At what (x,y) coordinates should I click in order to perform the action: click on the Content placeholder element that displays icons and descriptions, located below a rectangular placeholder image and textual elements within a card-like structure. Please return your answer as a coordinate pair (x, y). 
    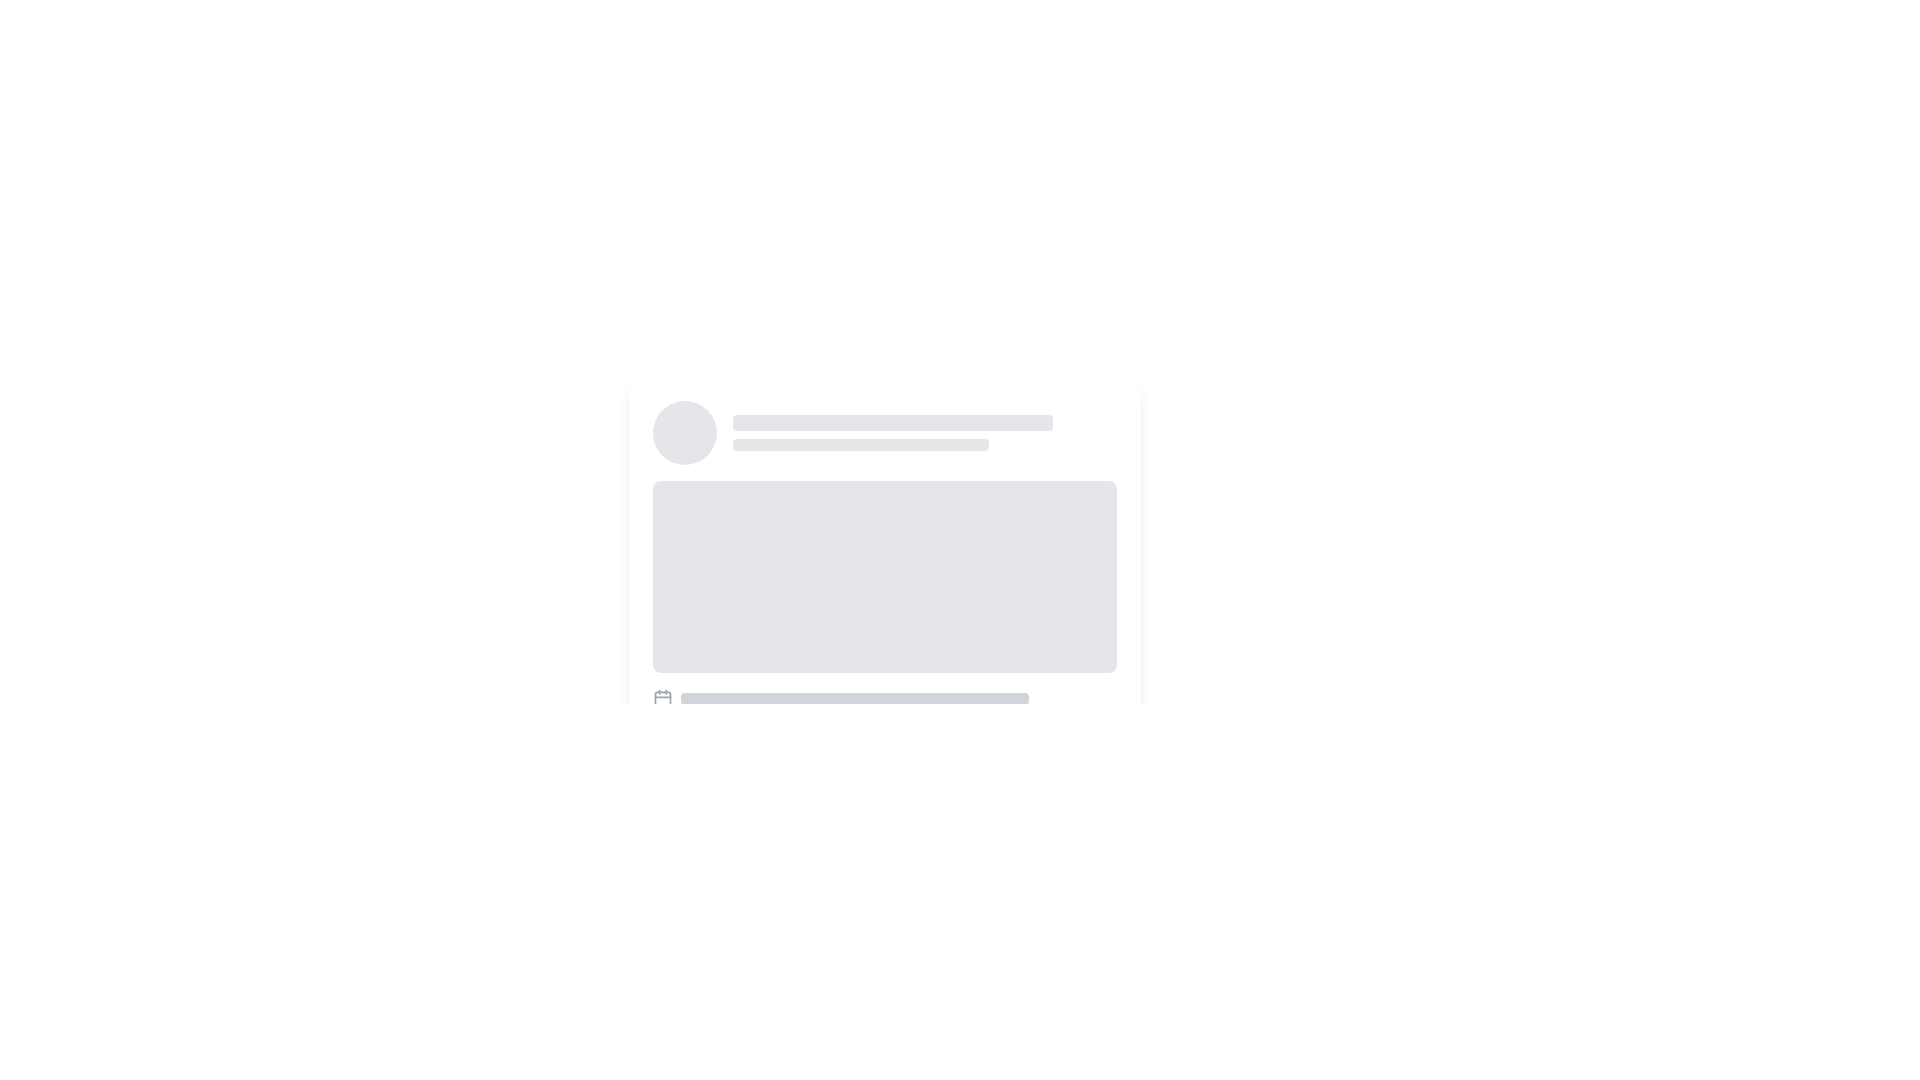
    Looking at the image, I should click on (883, 735).